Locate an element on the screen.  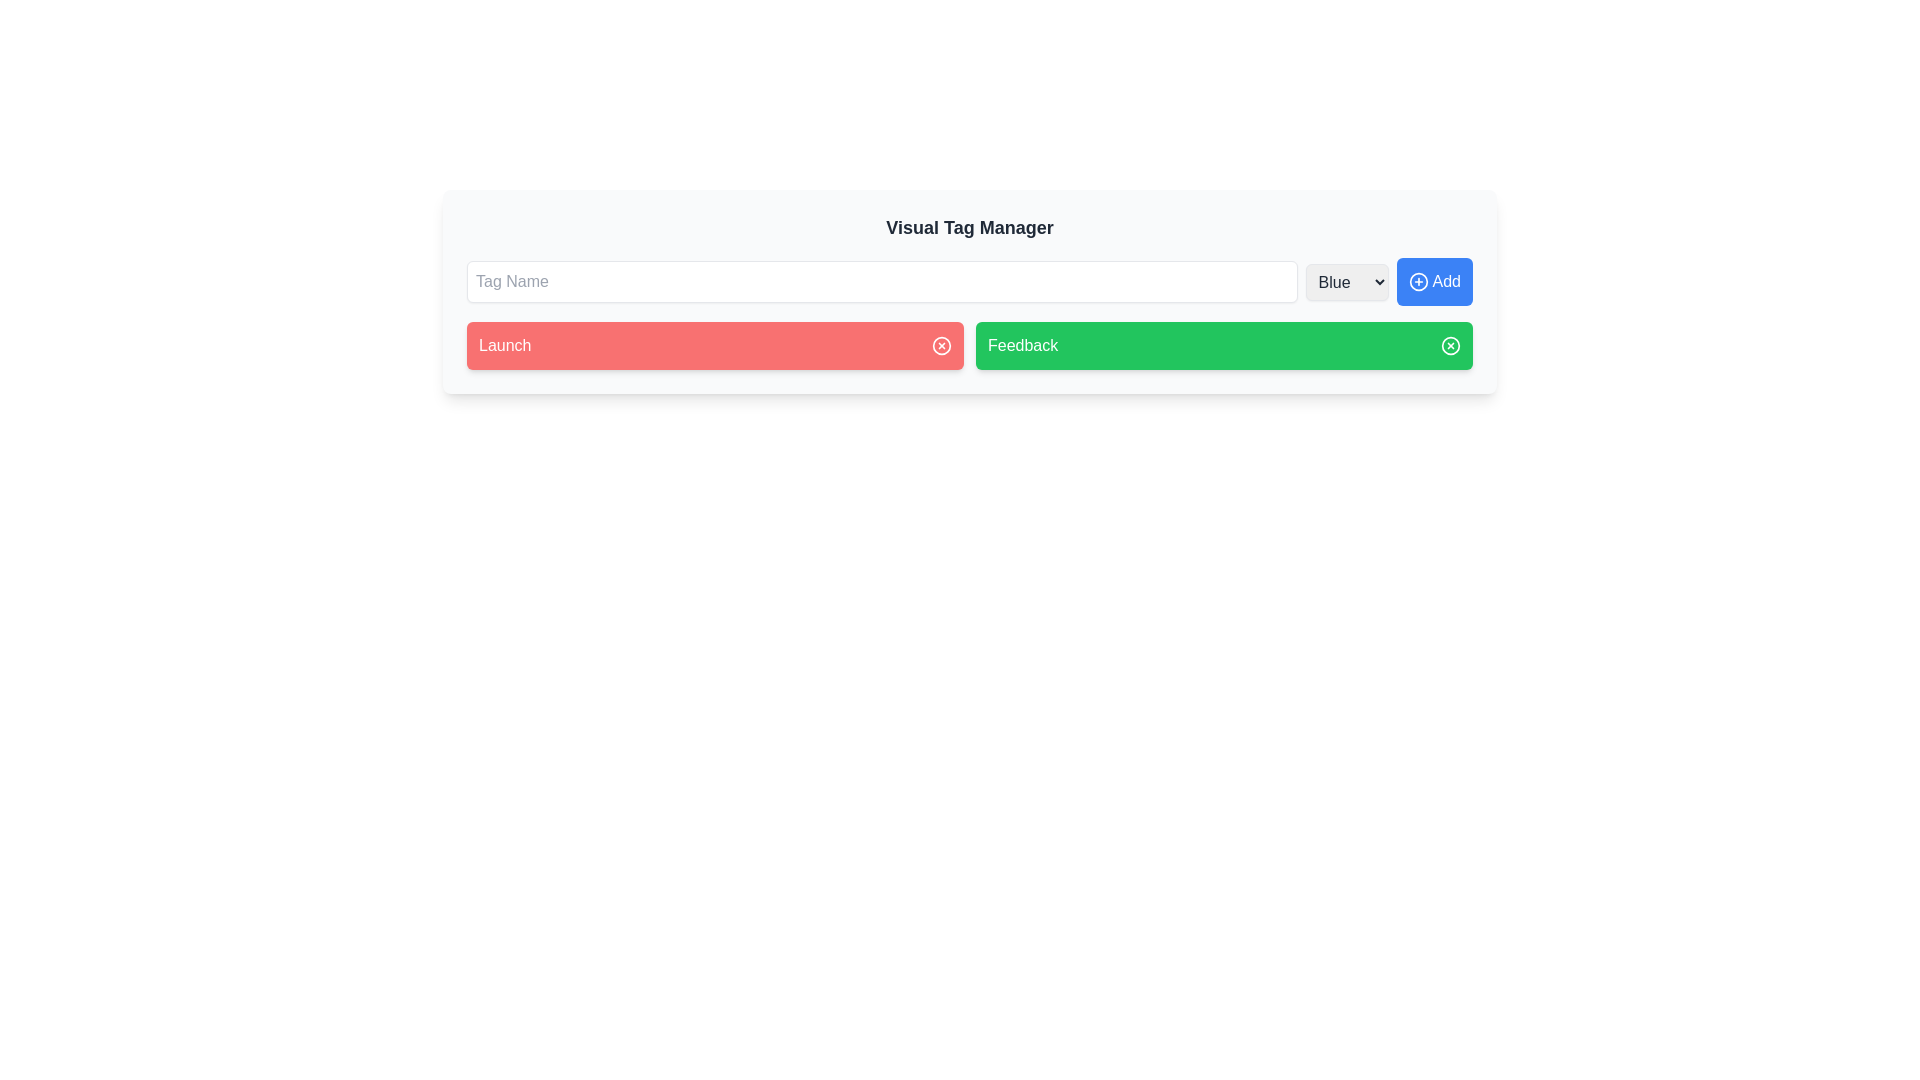
the close icon button located at the far right corner of the 'Launch' red button is located at coordinates (940, 345).